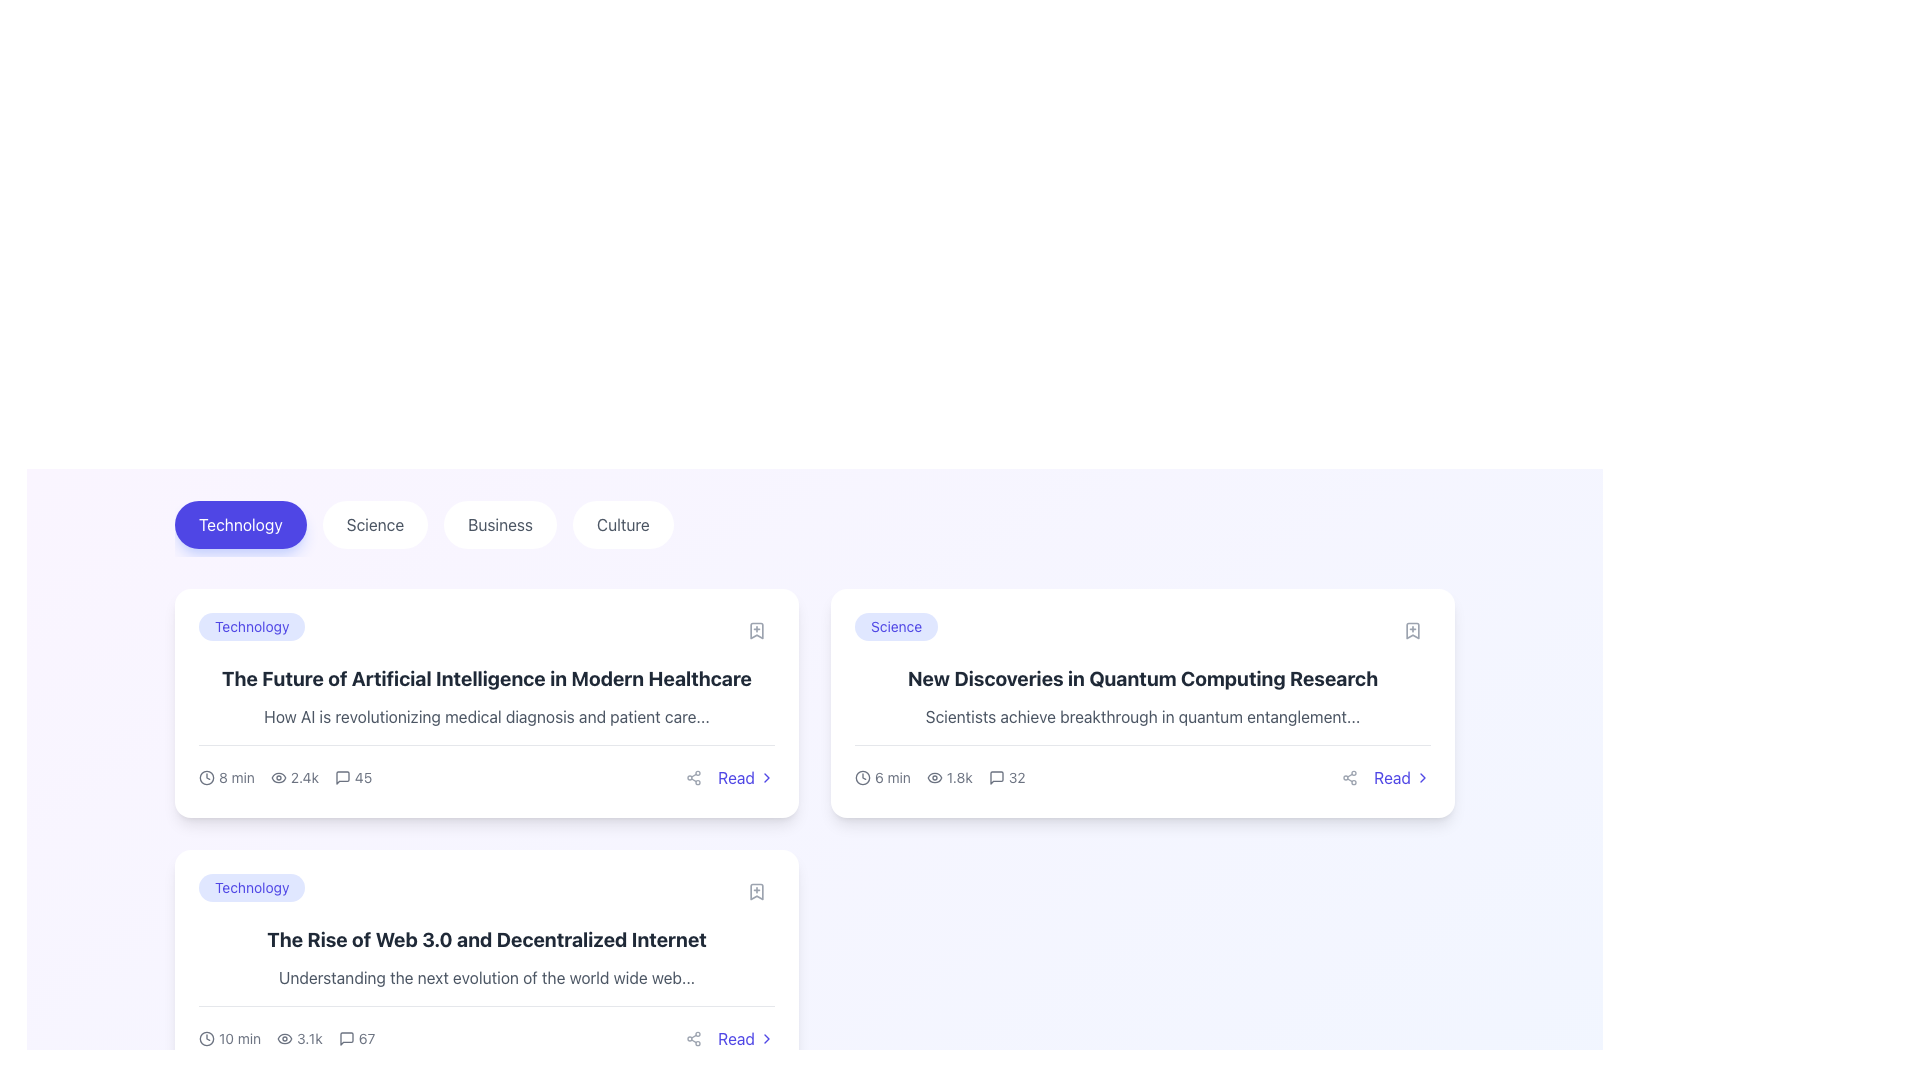 The height and width of the screenshot is (1080, 1920). Describe the element at coordinates (1401, 777) in the screenshot. I see `the 'Read' button with indigo text and a right-pointing chevron icon, located at the bottom-right corner of the card in the top-right position of the grid layout` at that location.